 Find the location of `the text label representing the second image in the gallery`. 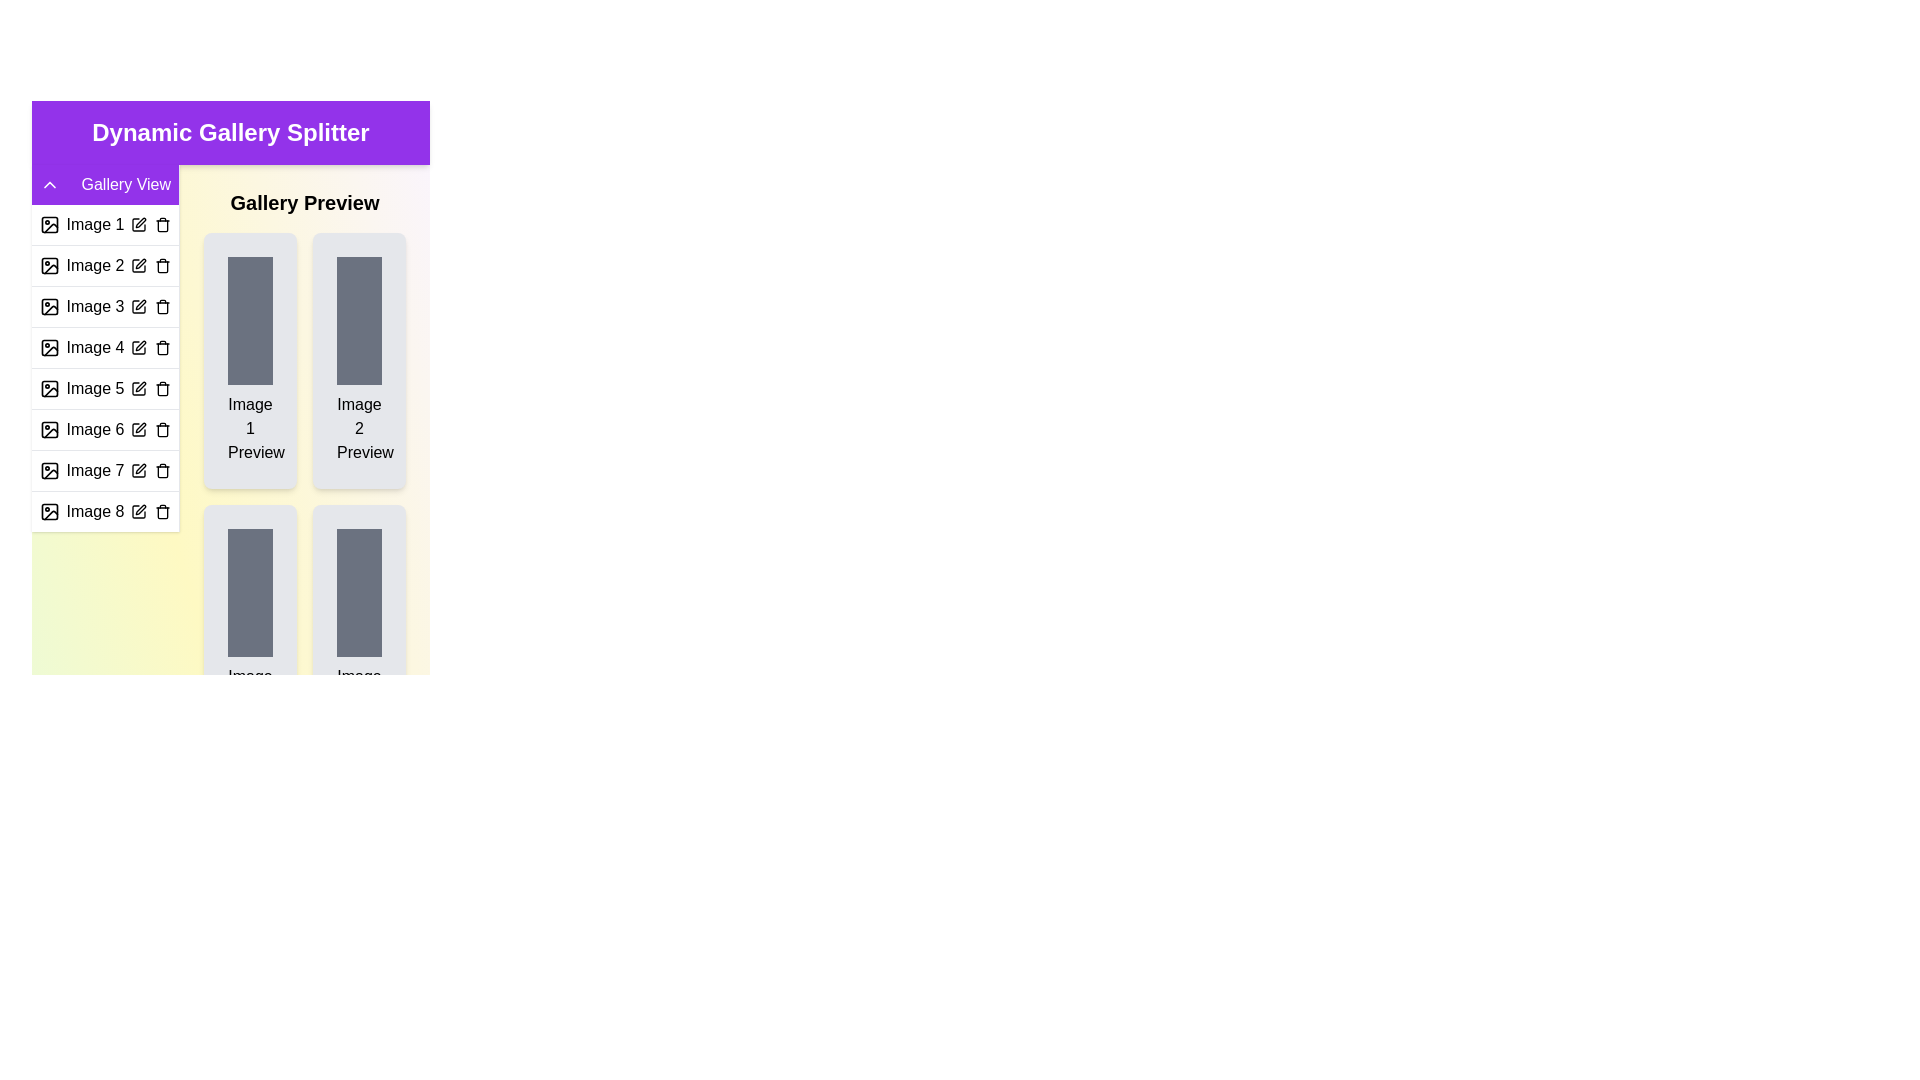

the text label representing the second image in the gallery is located at coordinates (94, 265).